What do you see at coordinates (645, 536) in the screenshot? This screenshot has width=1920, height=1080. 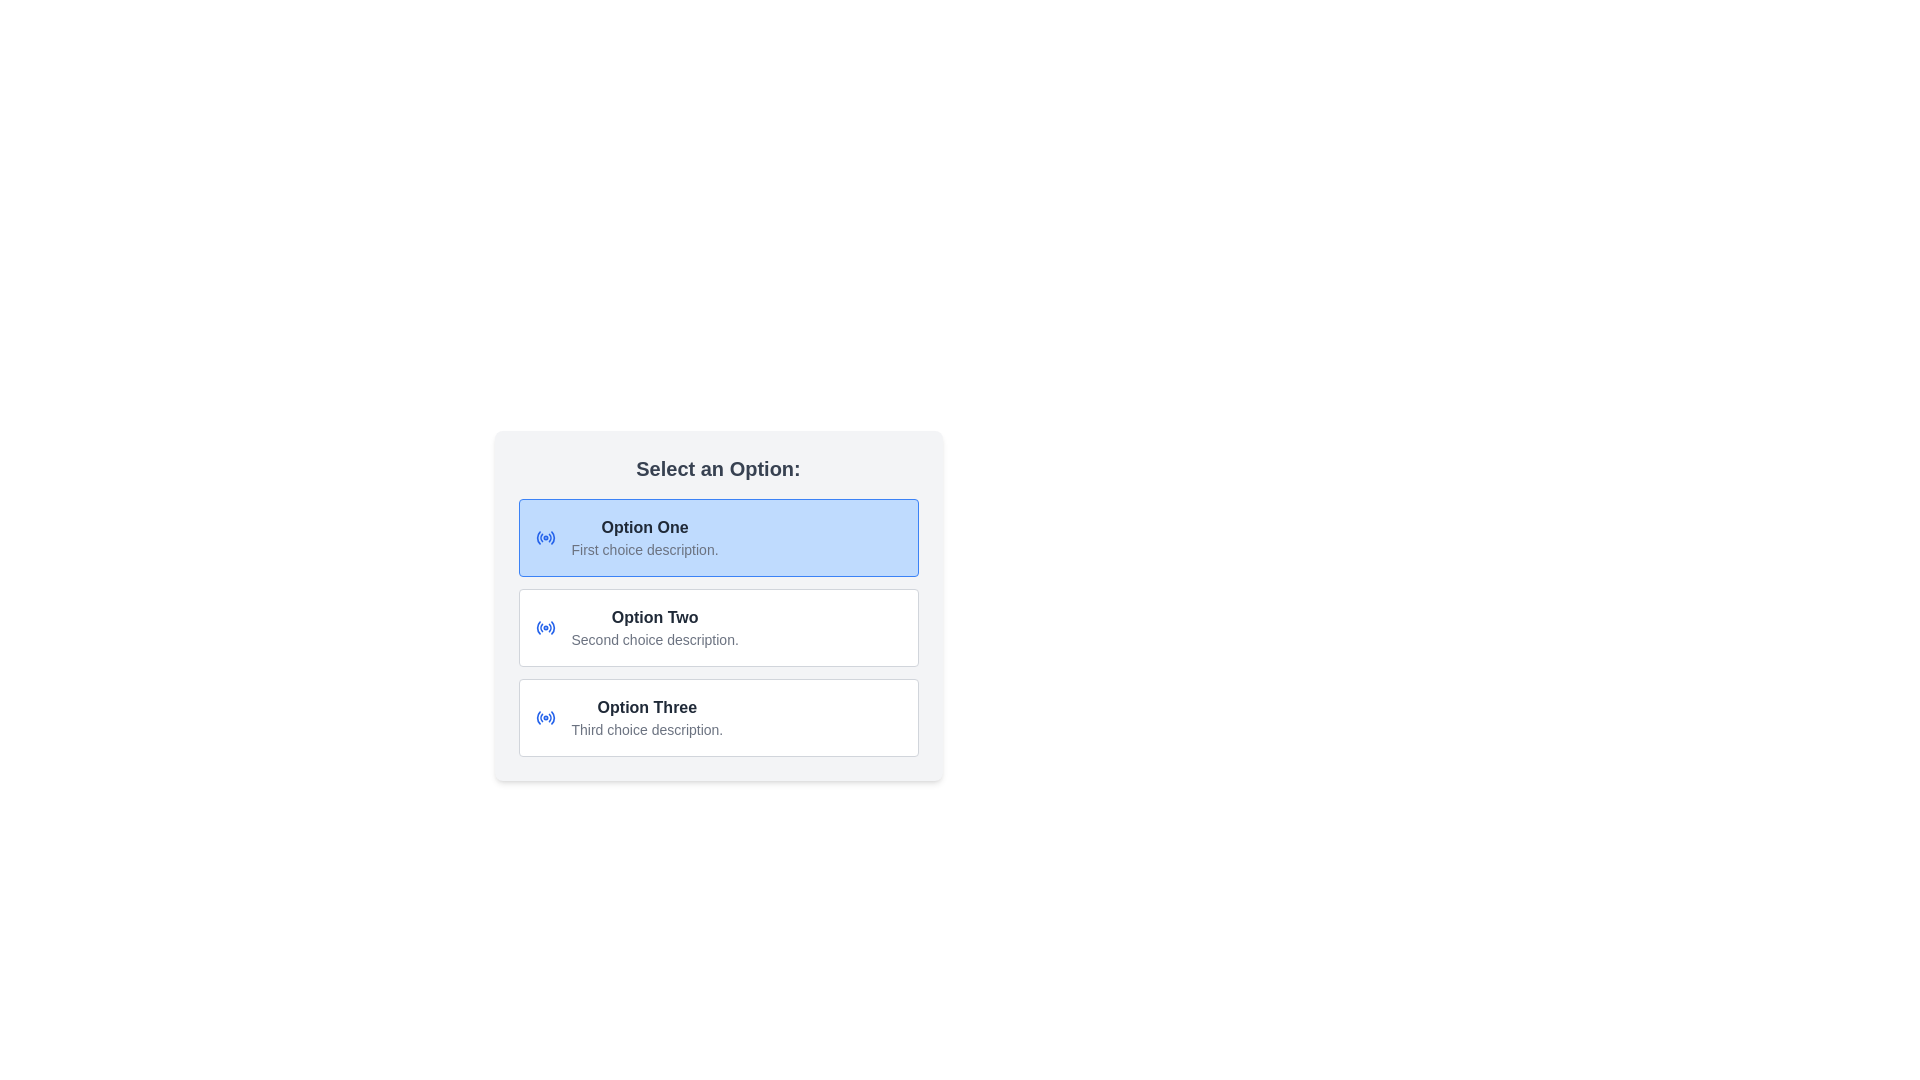 I see `the first selectable option under the heading 'Select an Option:'` at bounding box center [645, 536].